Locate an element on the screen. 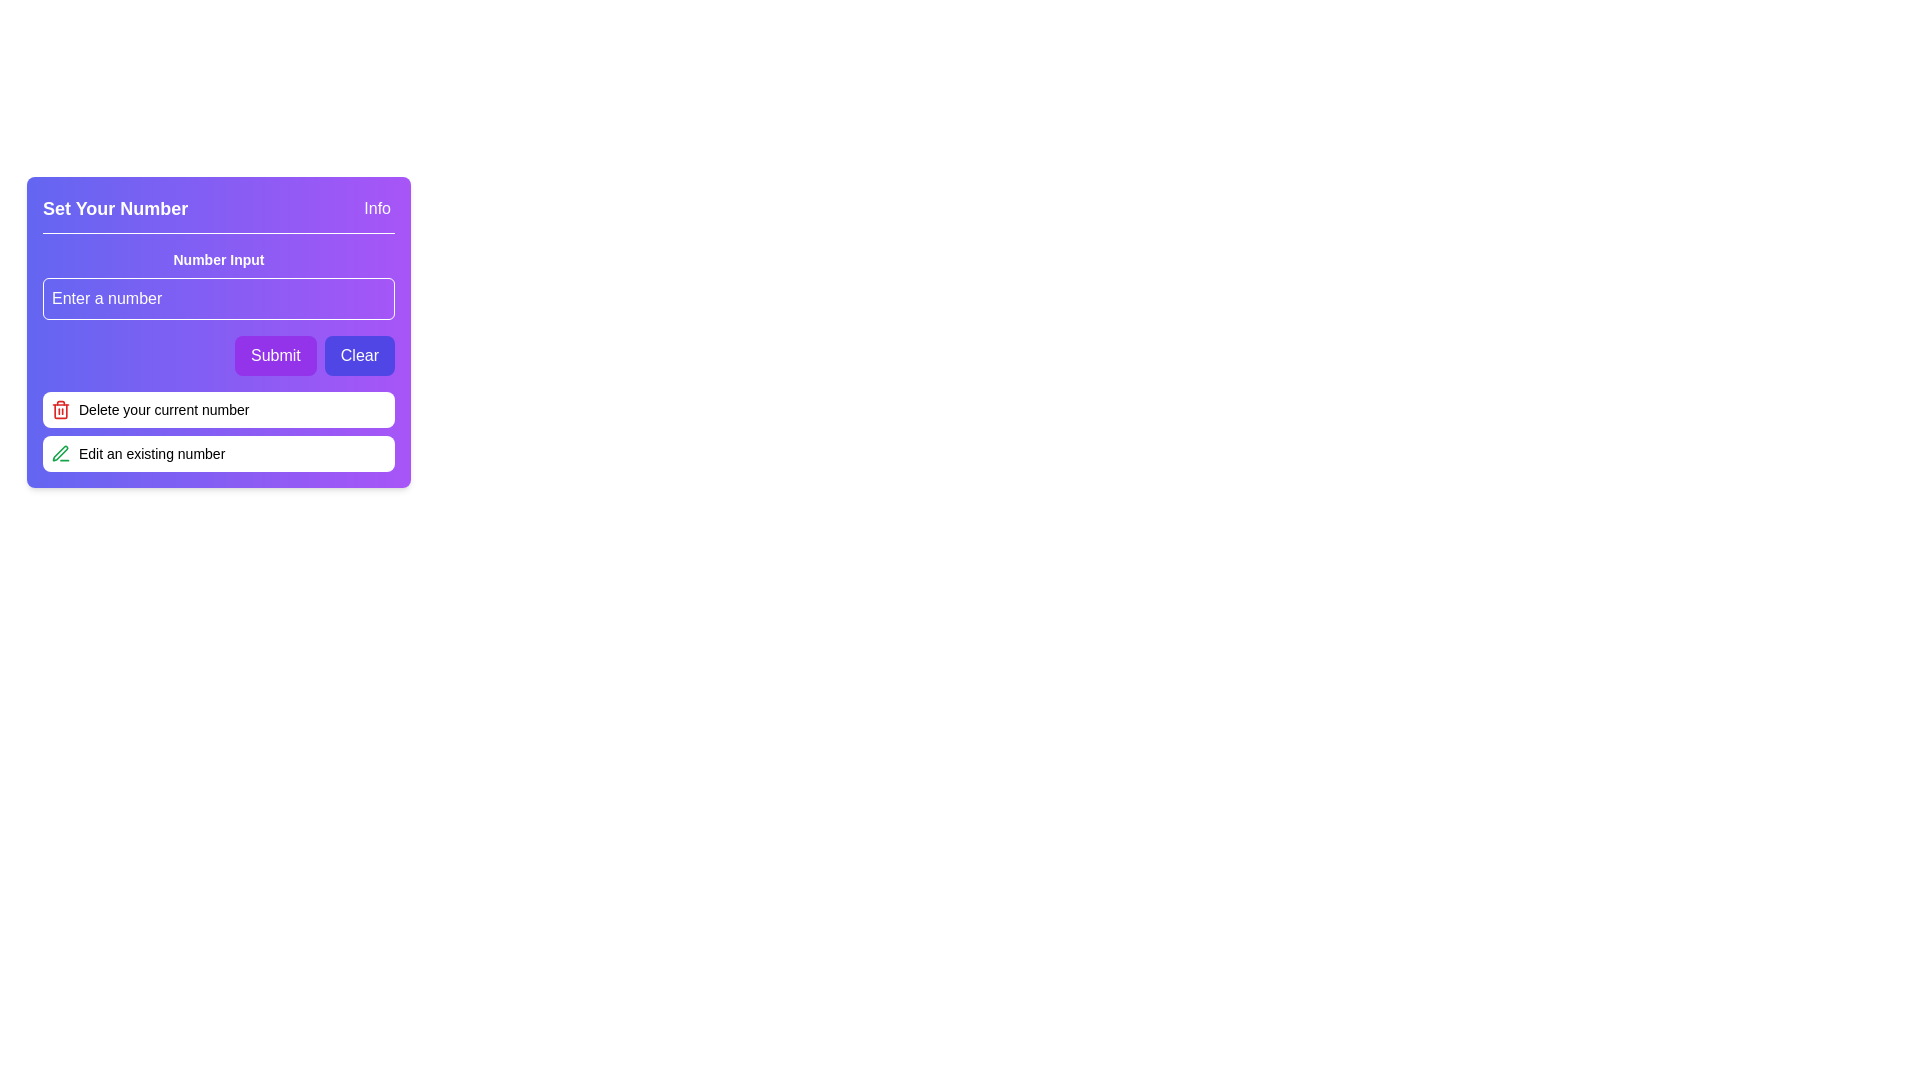 Image resolution: width=1920 pixels, height=1080 pixels. the button labeled 'Edit an existing number' with a green pen icon is located at coordinates (219, 454).